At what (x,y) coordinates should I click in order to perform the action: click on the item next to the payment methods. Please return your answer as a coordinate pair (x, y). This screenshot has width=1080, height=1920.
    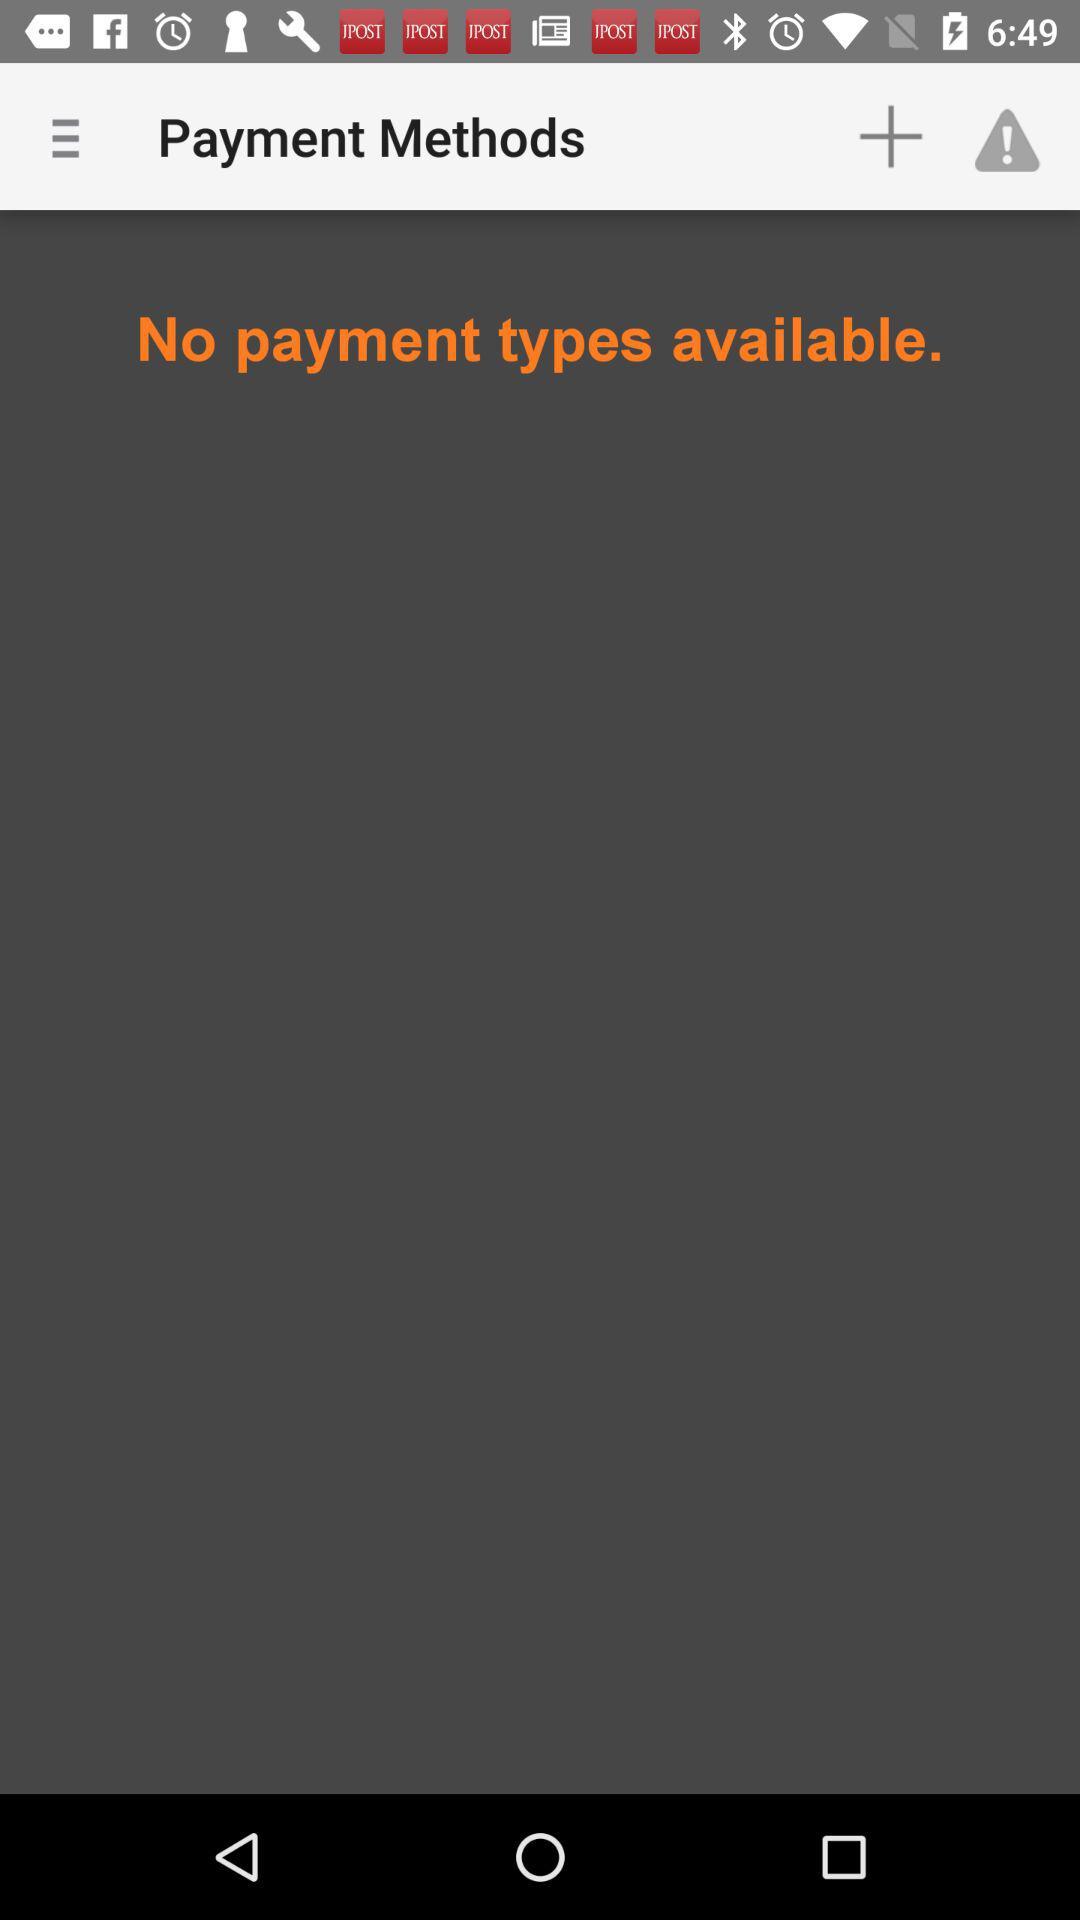
    Looking at the image, I should click on (890, 135).